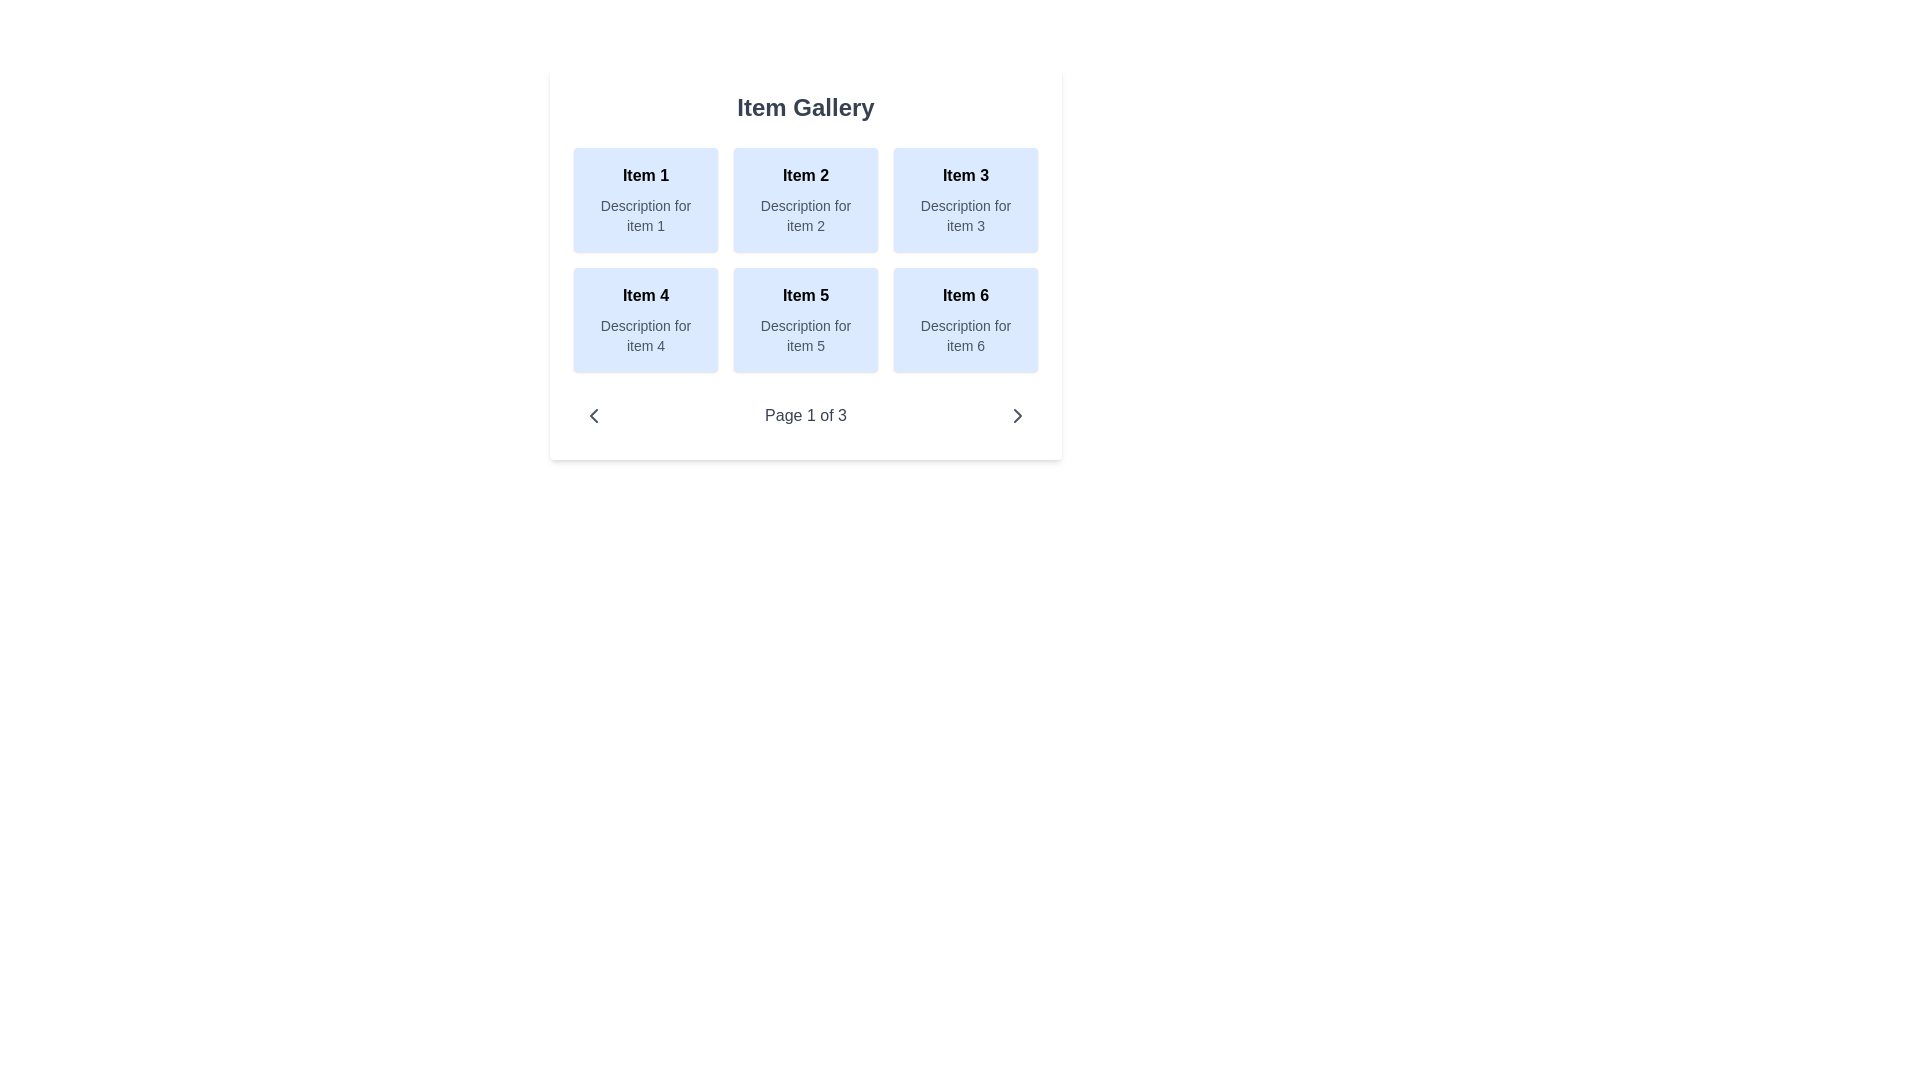 The height and width of the screenshot is (1080, 1920). Describe the element at coordinates (646, 296) in the screenshot. I see `the text label that displays the title 'Item 4' in the Item Gallery section, located in the first column of the second row of a 3x2 grid layout` at that location.